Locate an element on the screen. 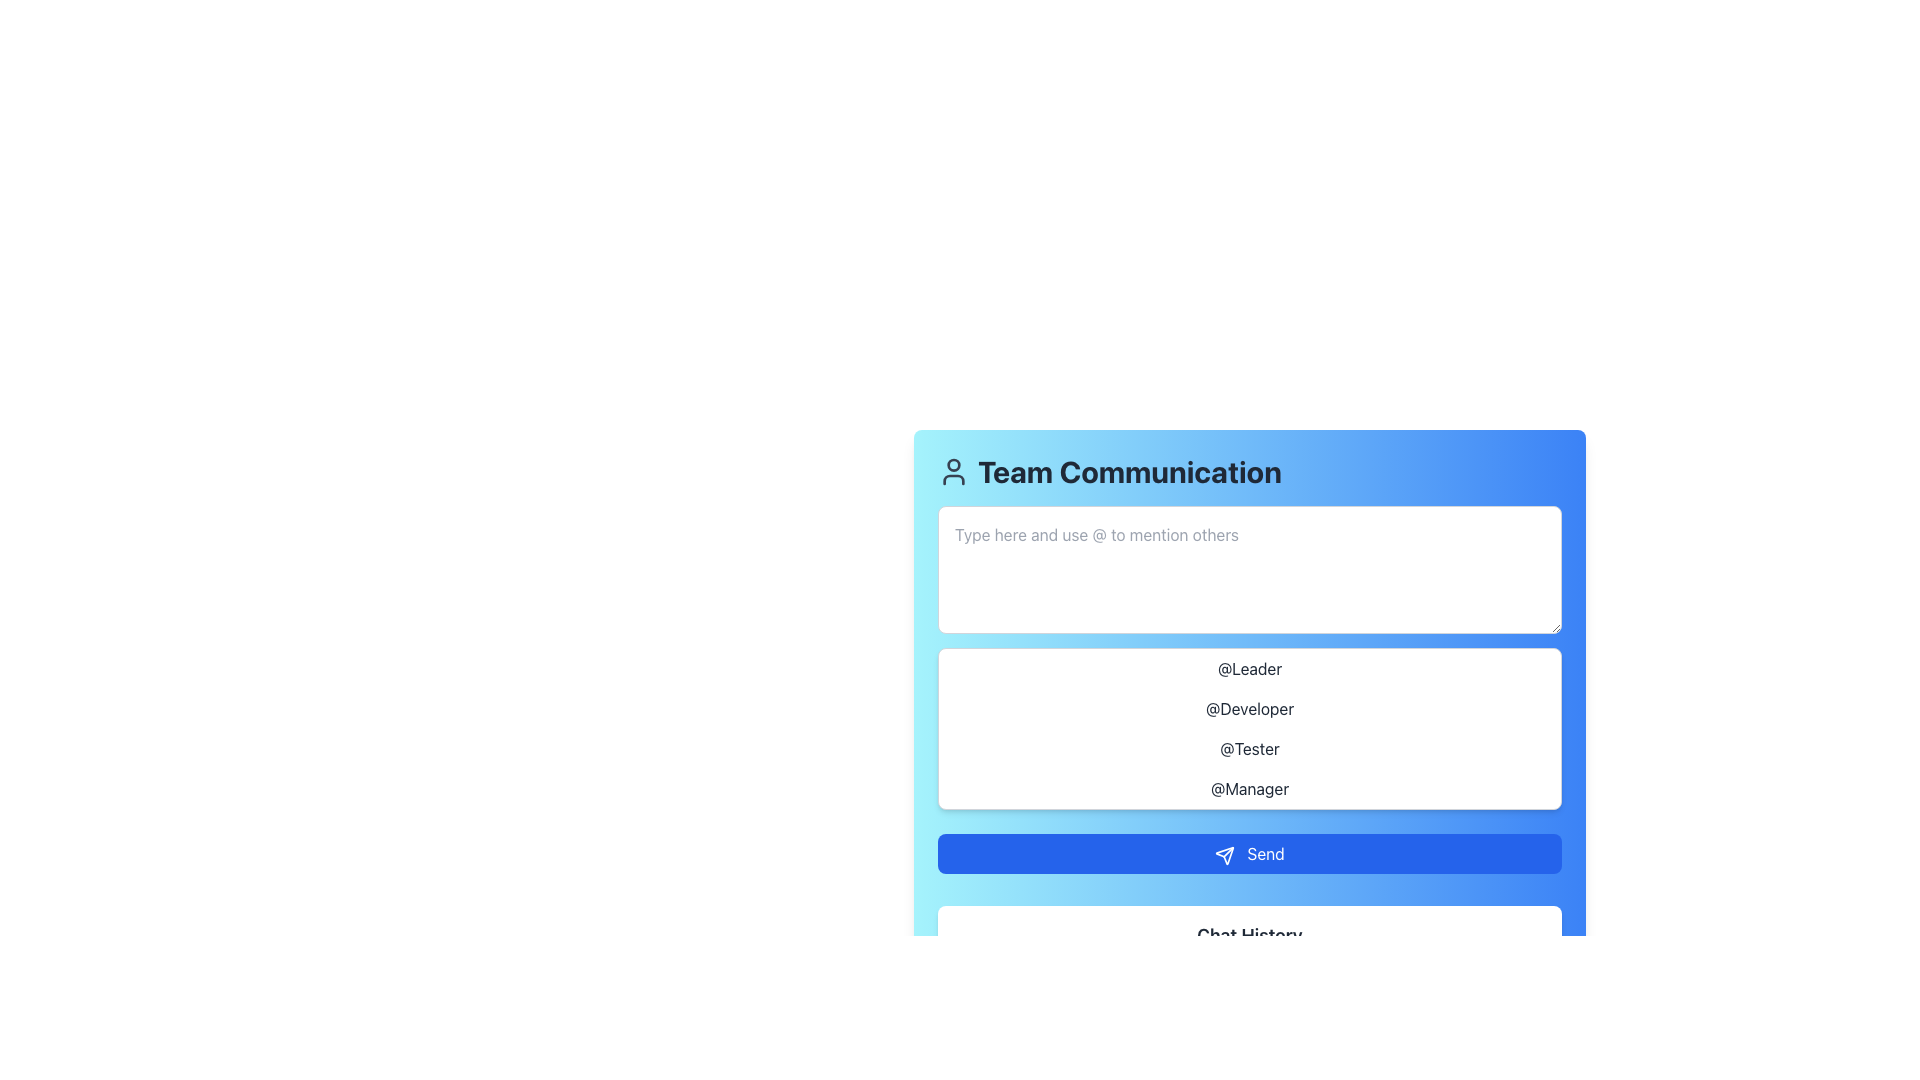 Image resolution: width=1920 pixels, height=1080 pixels. to select the fourth option in the mention list, which is the '@Manager' entry, located within a light-themed box below the '@Tester' entry is located at coordinates (1248, 788).